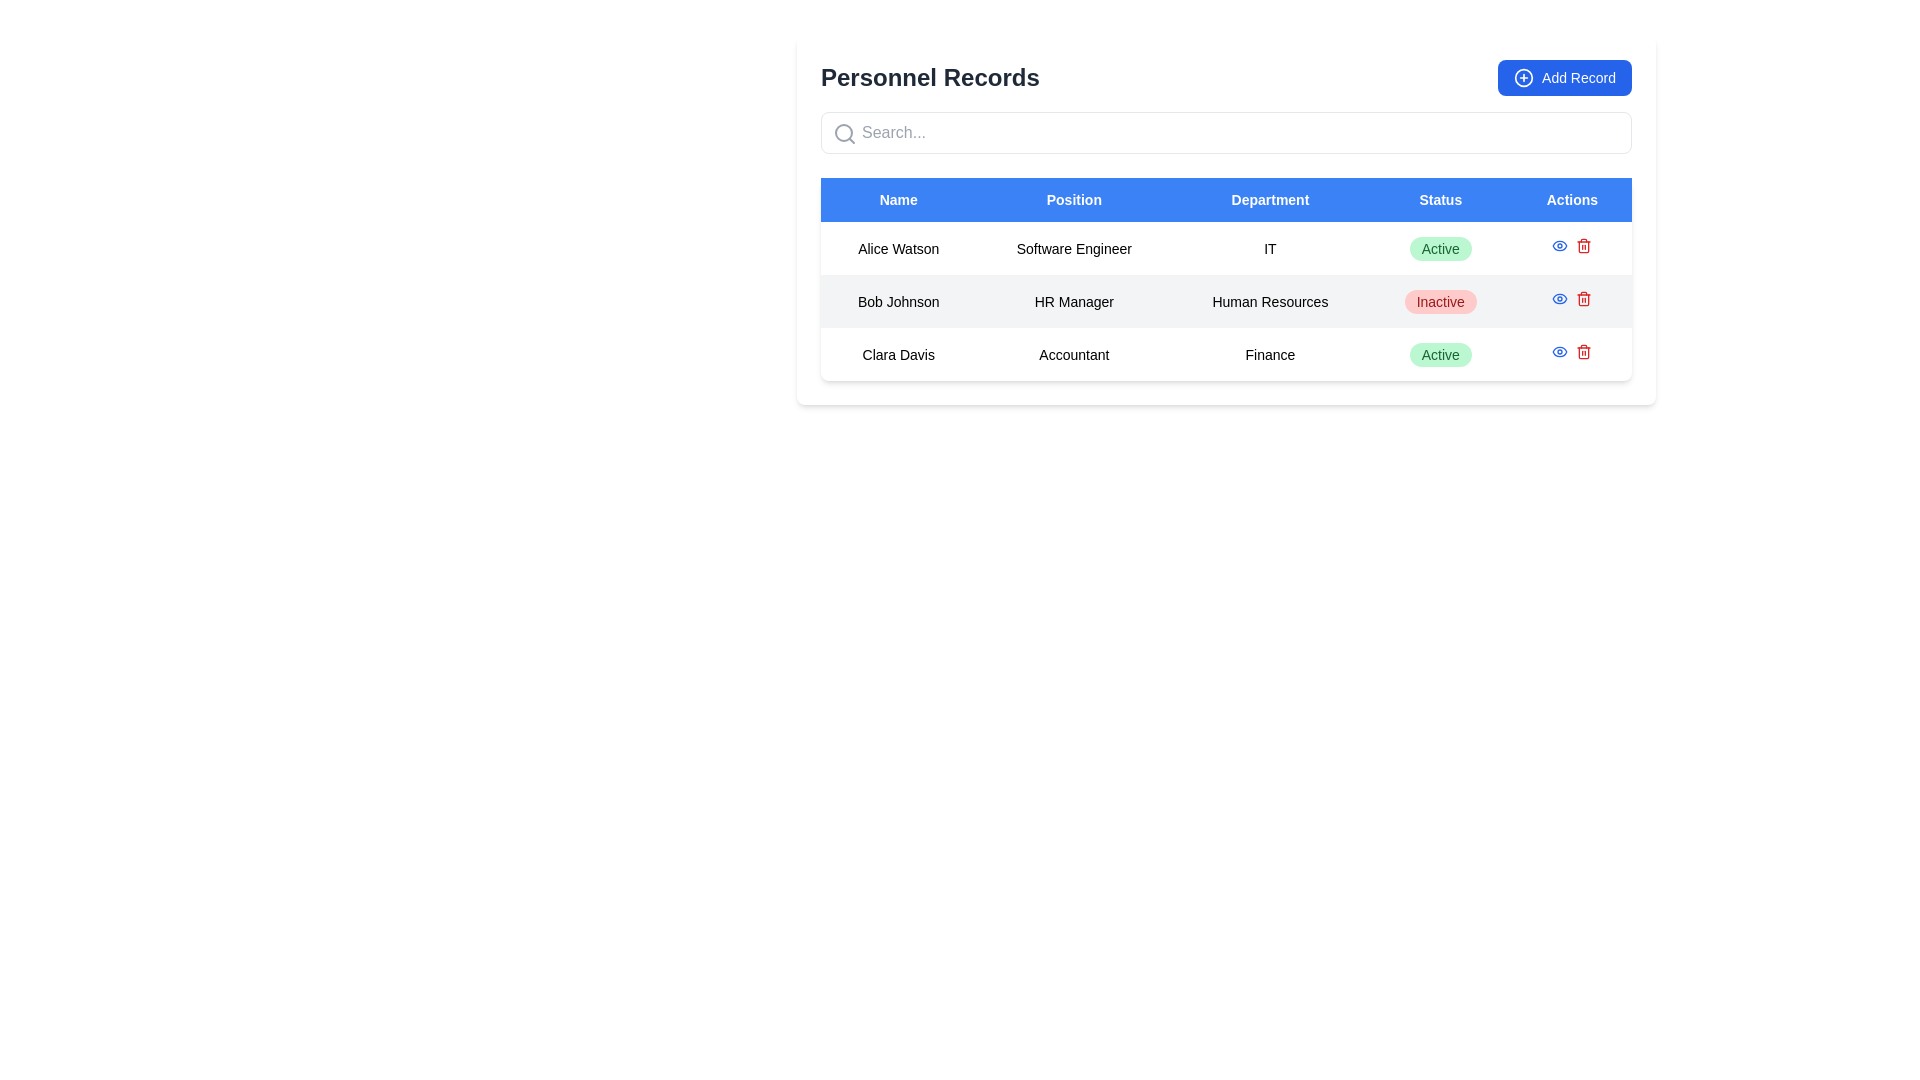  I want to click on the circular outline of the magnifying glass icon located in the search bar at the top-left corner of the interface, so click(844, 132).